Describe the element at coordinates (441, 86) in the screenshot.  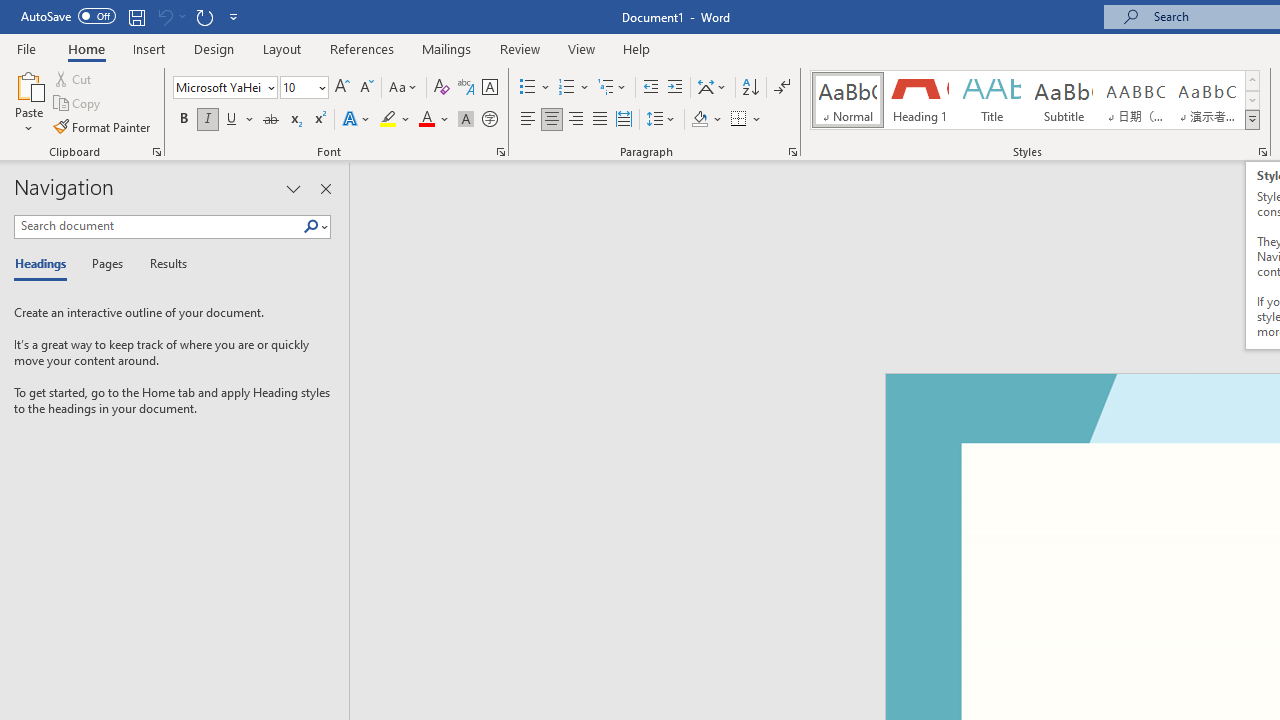
I see `'Clear Formatting'` at that location.